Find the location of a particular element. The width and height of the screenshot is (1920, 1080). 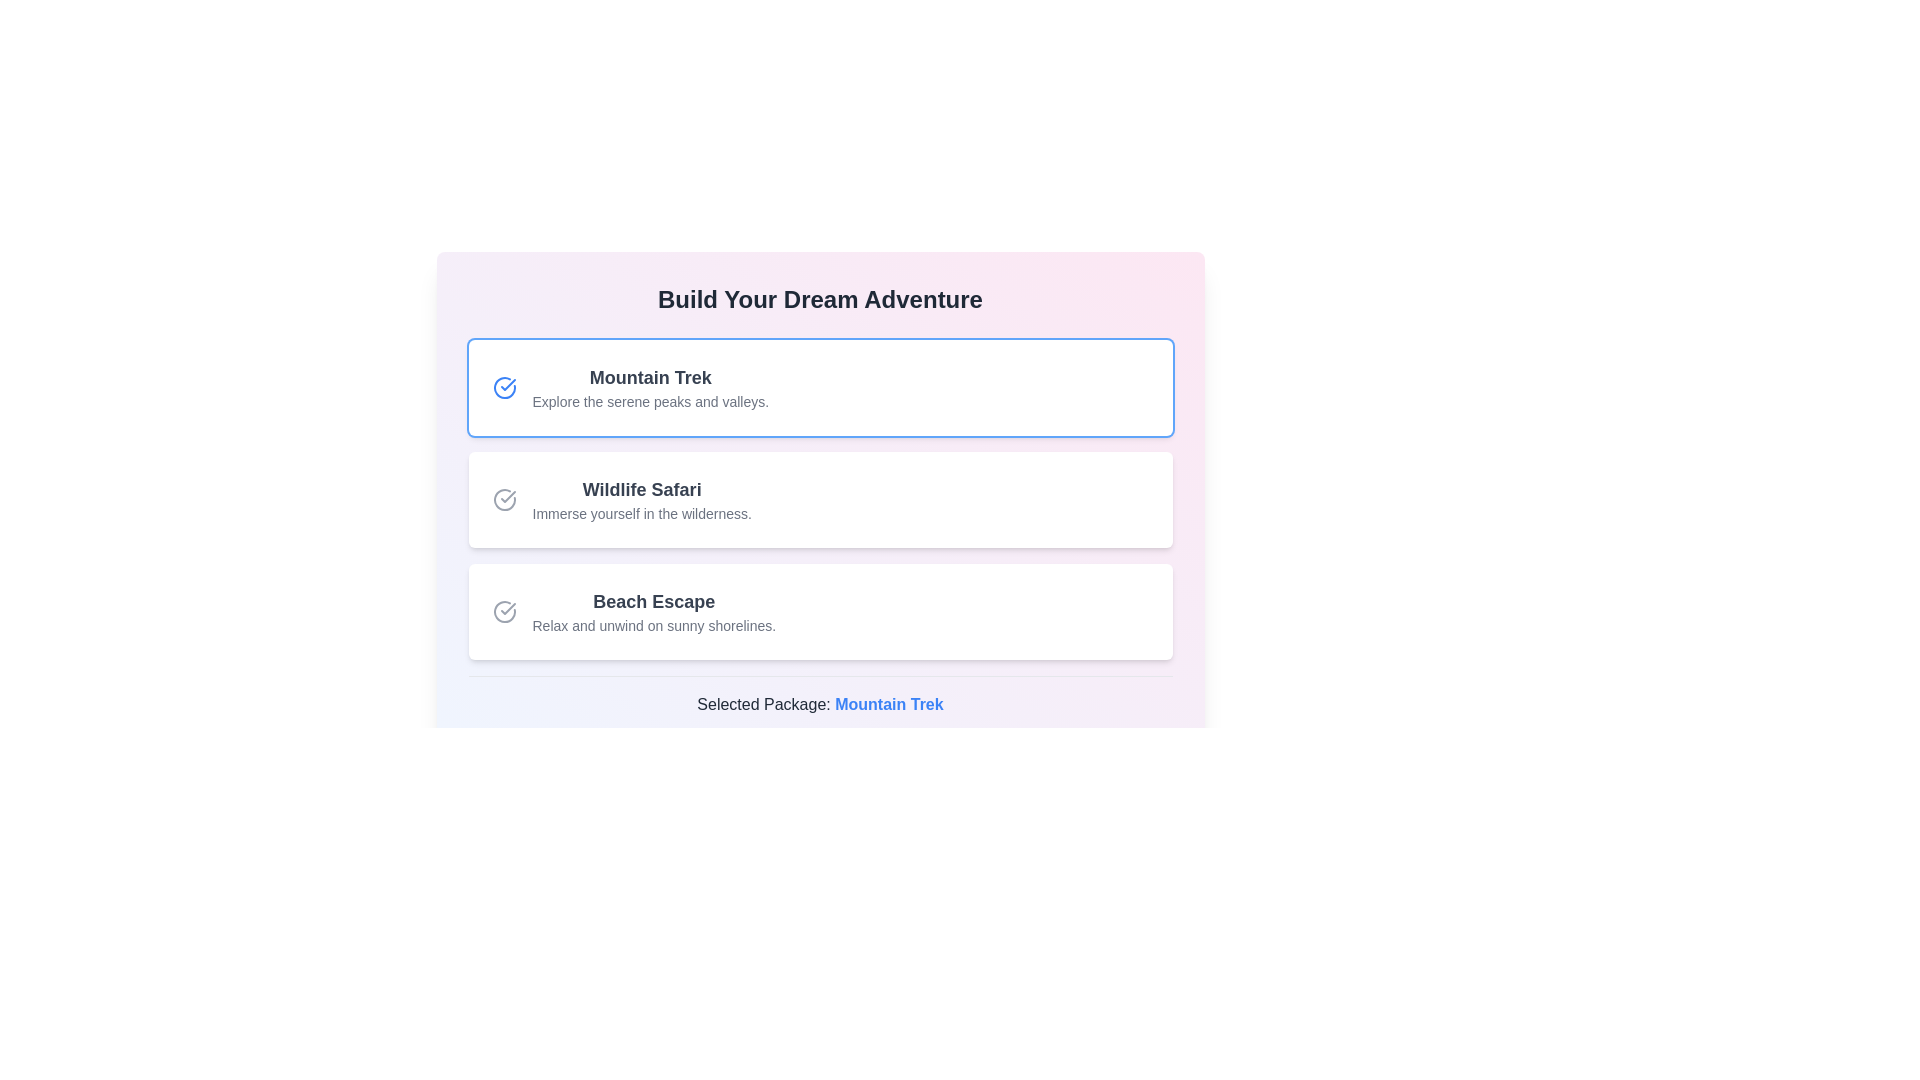

the 'Beach Escape' package description, which is the third selectable option in a vertically stacked layout below 'Mountain Trek' and 'Wildlife Safari' is located at coordinates (654, 611).